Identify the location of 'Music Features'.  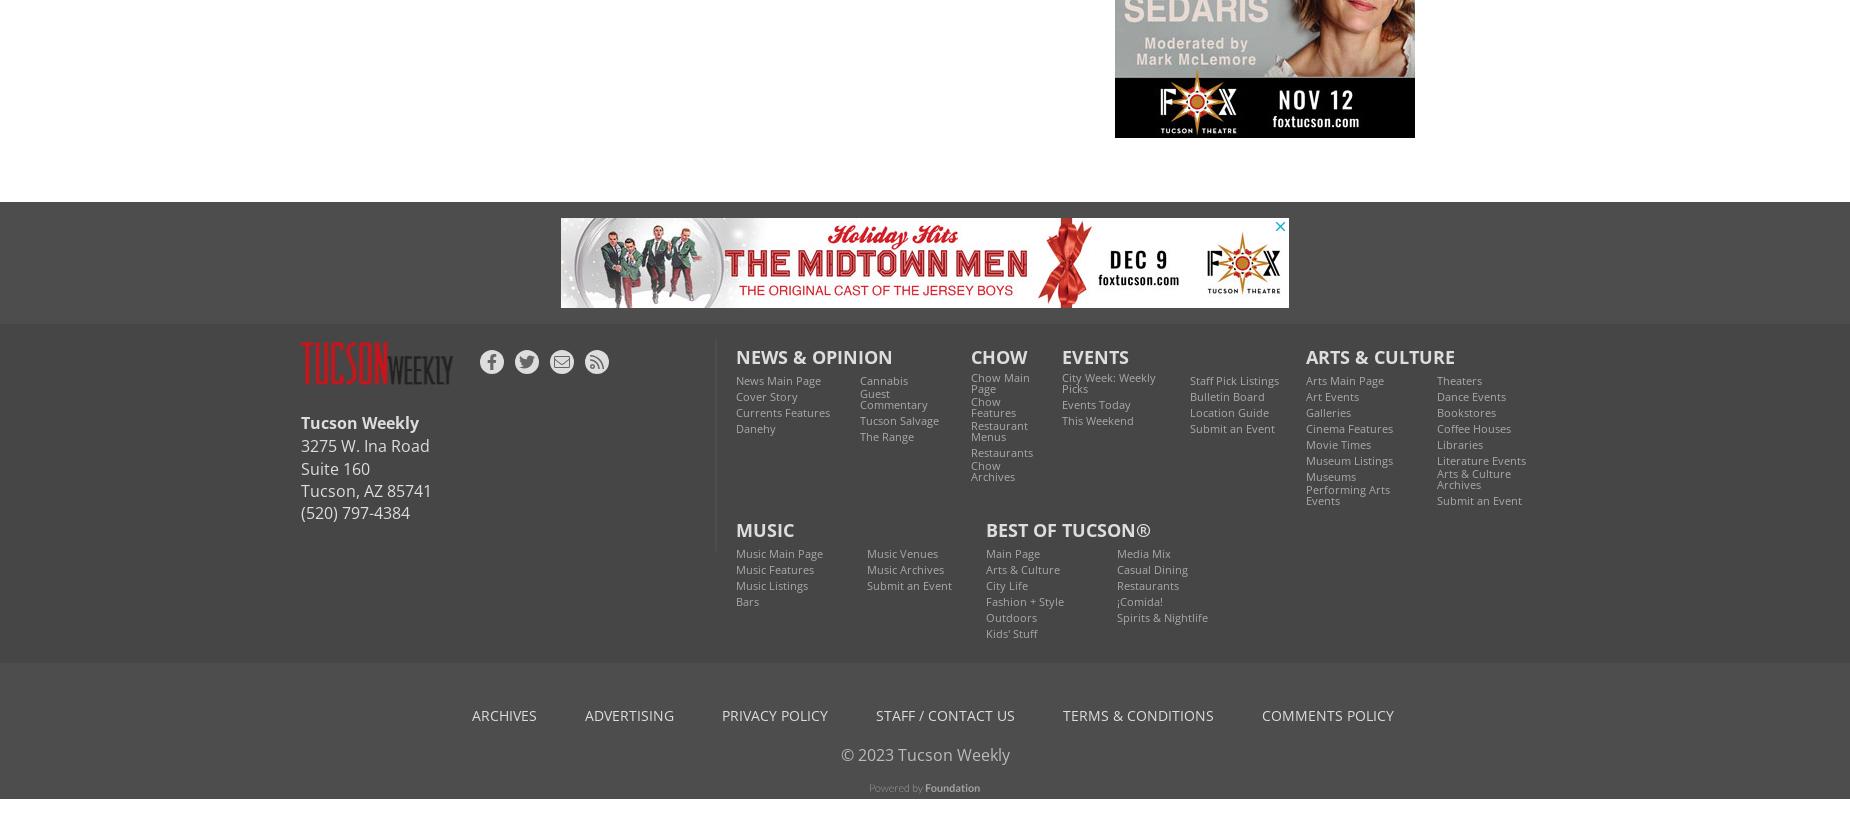
(774, 568).